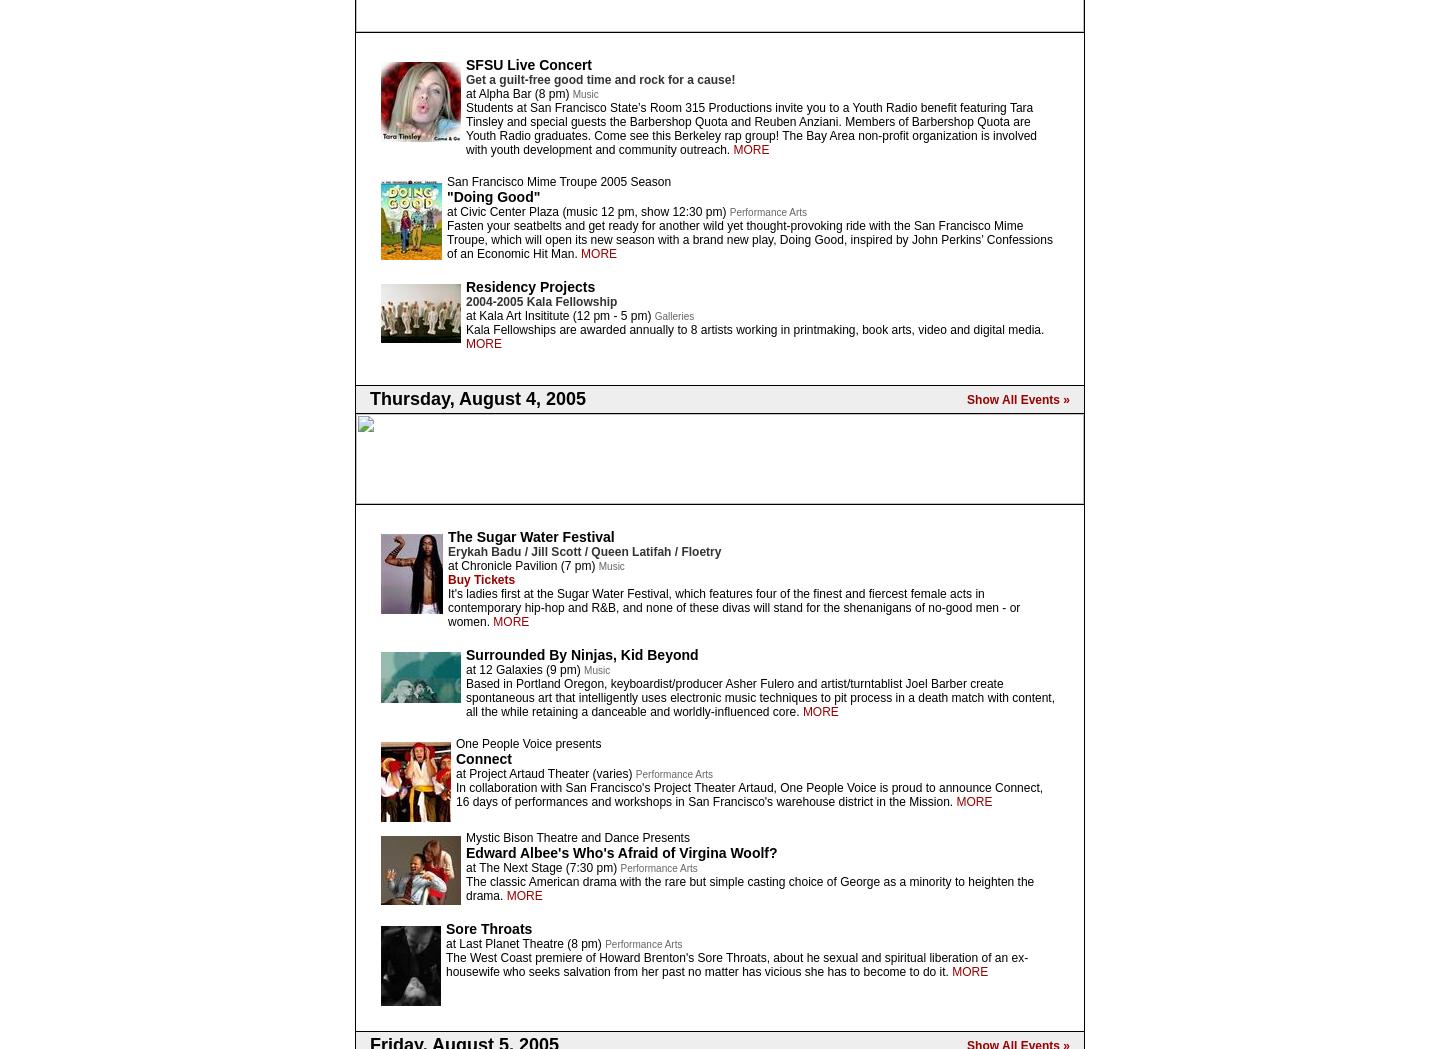  I want to click on 'at Alpha Bar (8 pm)', so click(517, 92).